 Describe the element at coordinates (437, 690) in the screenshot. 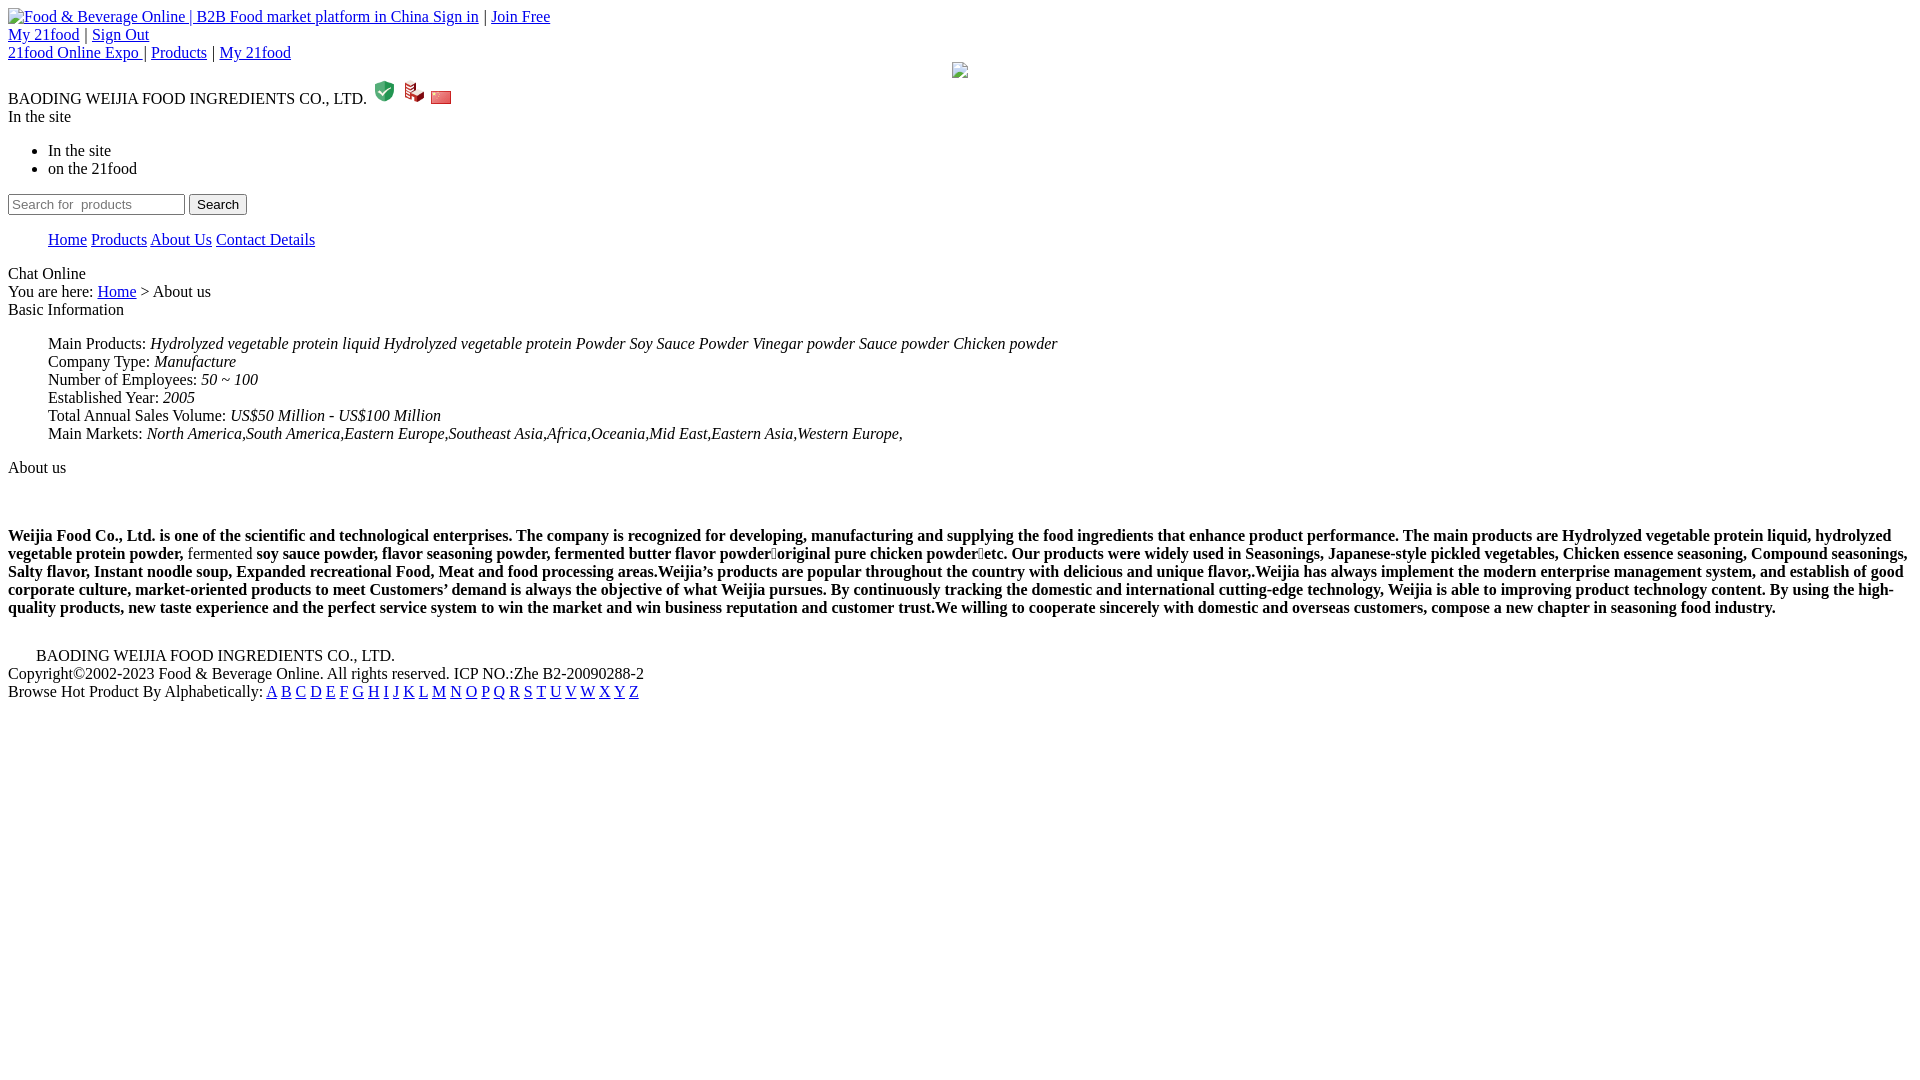

I see `'M'` at that location.